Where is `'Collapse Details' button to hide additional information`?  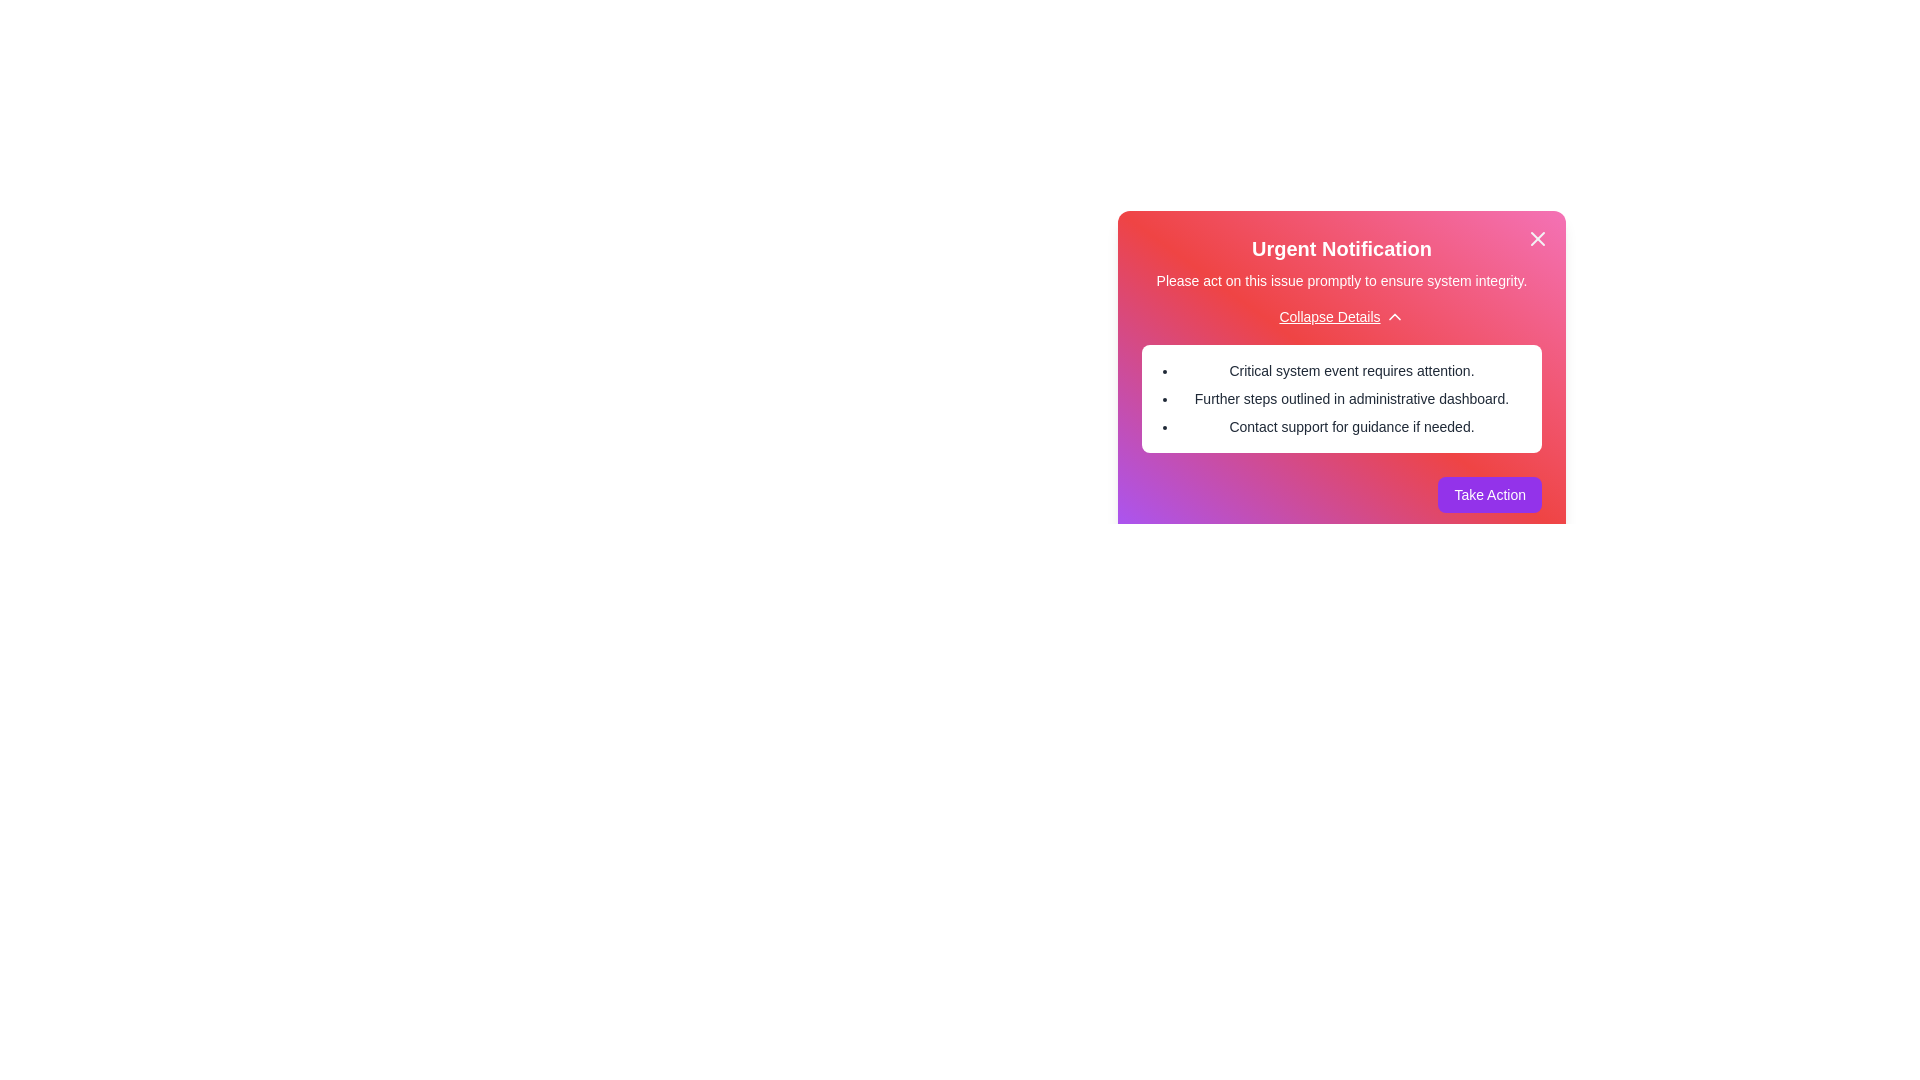 'Collapse Details' button to hide additional information is located at coordinates (1342, 315).